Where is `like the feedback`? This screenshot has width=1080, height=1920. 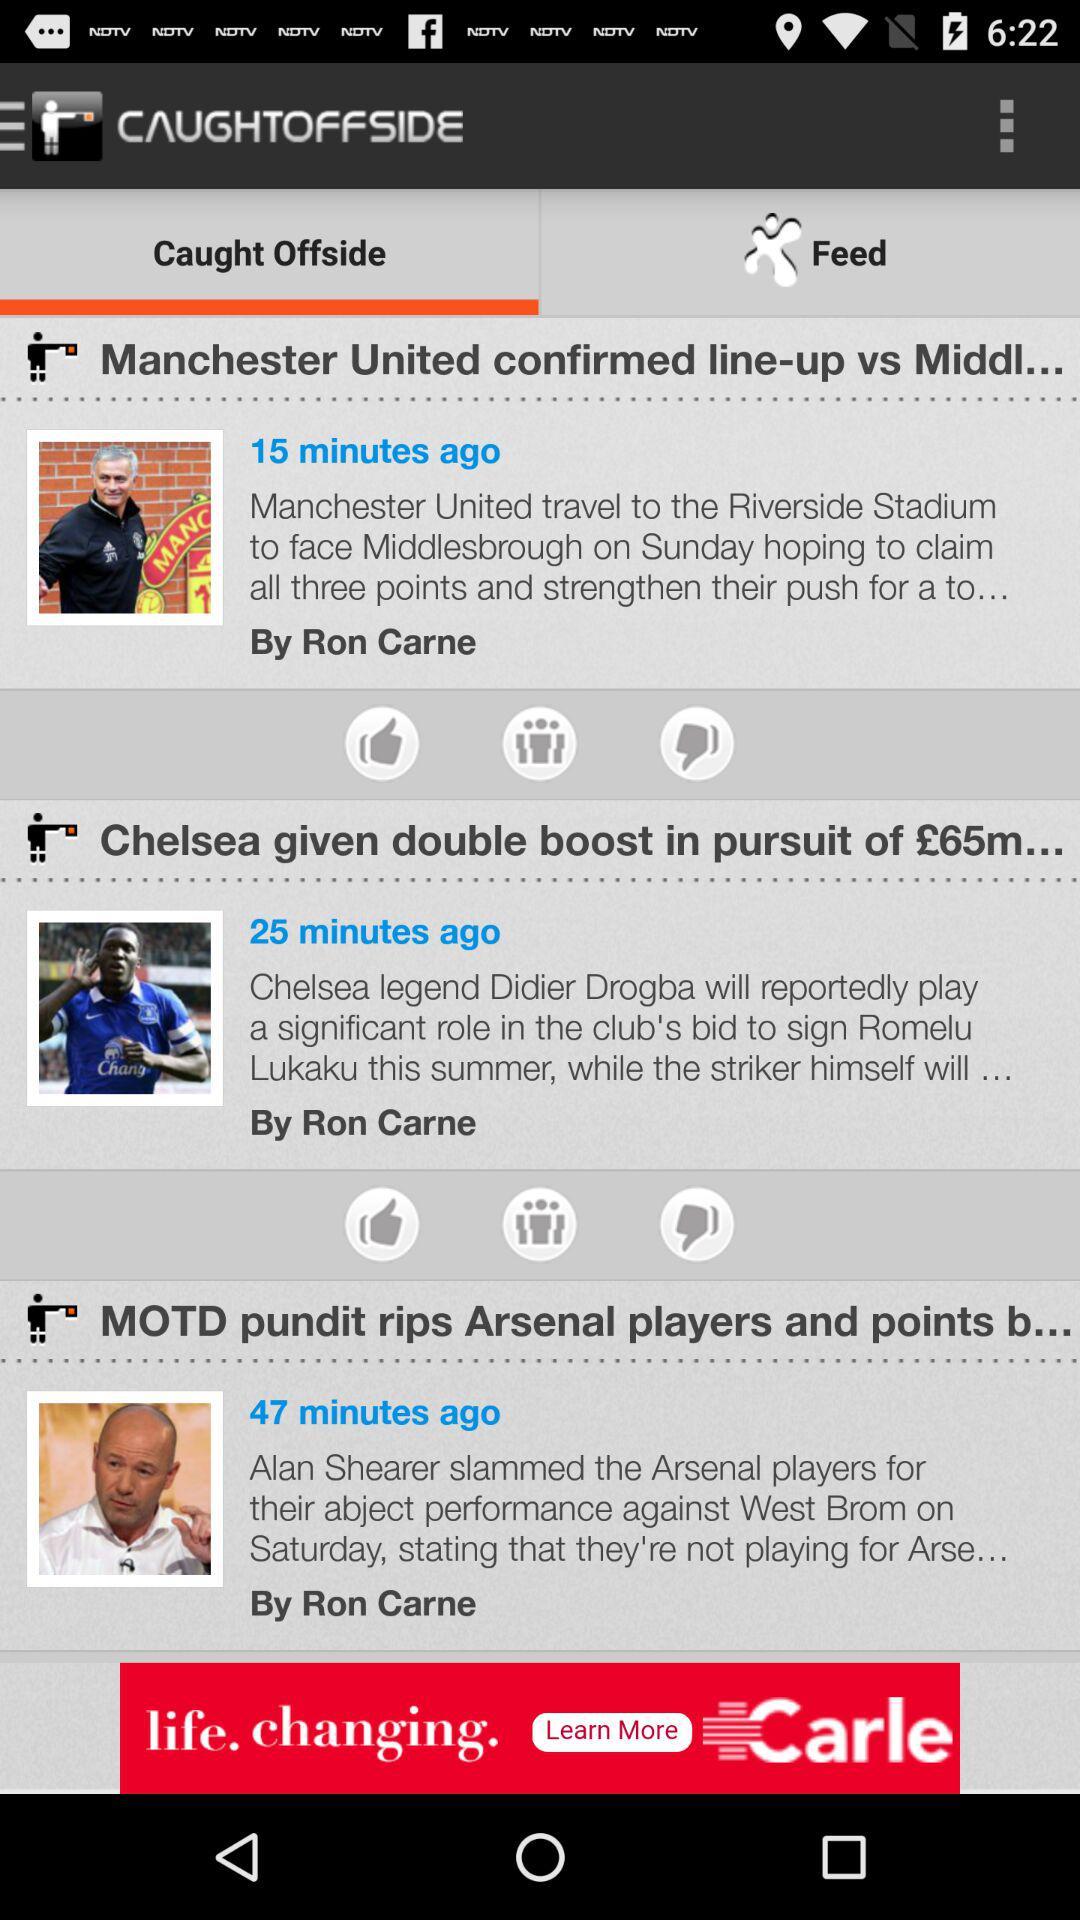
like the feedback is located at coordinates (696, 742).